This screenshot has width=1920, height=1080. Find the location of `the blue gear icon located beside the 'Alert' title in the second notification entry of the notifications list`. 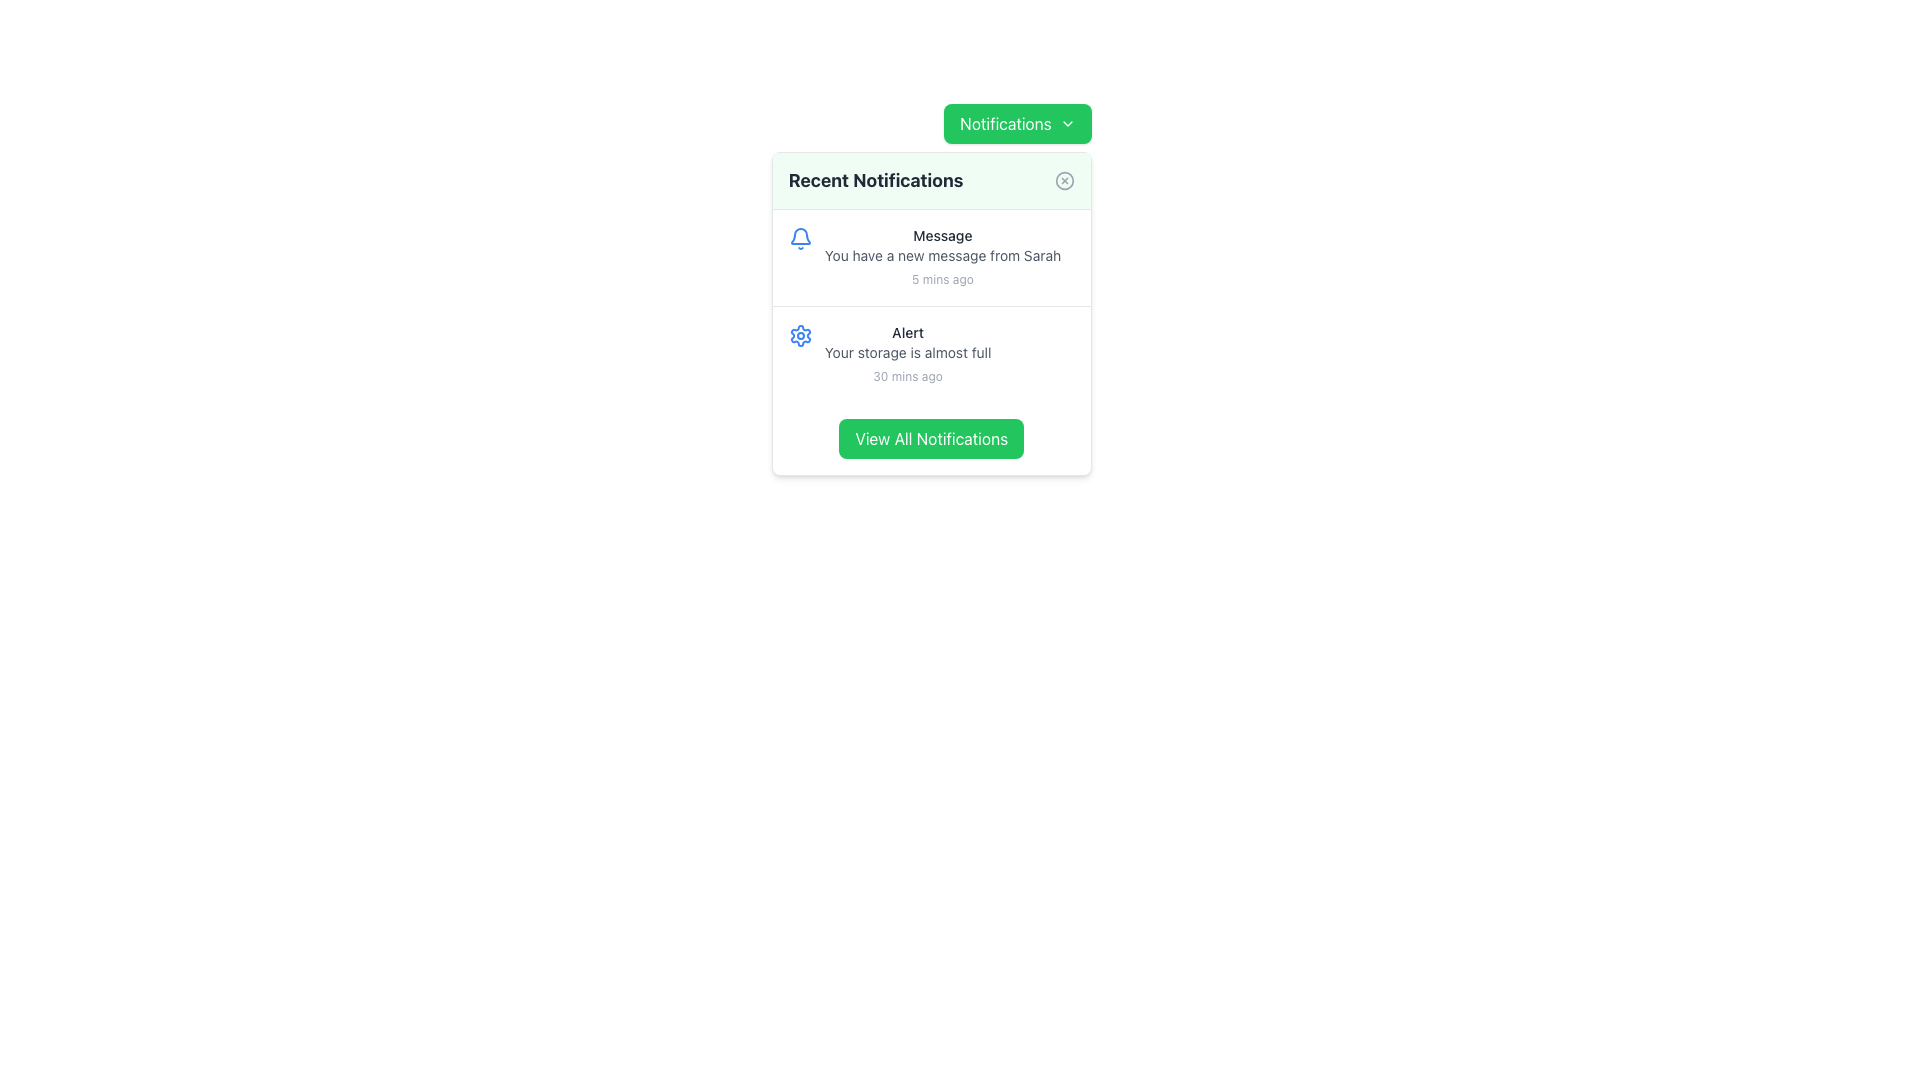

the blue gear icon located beside the 'Alert' title in the second notification entry of the notifications list is located at coordinates (800, 334).